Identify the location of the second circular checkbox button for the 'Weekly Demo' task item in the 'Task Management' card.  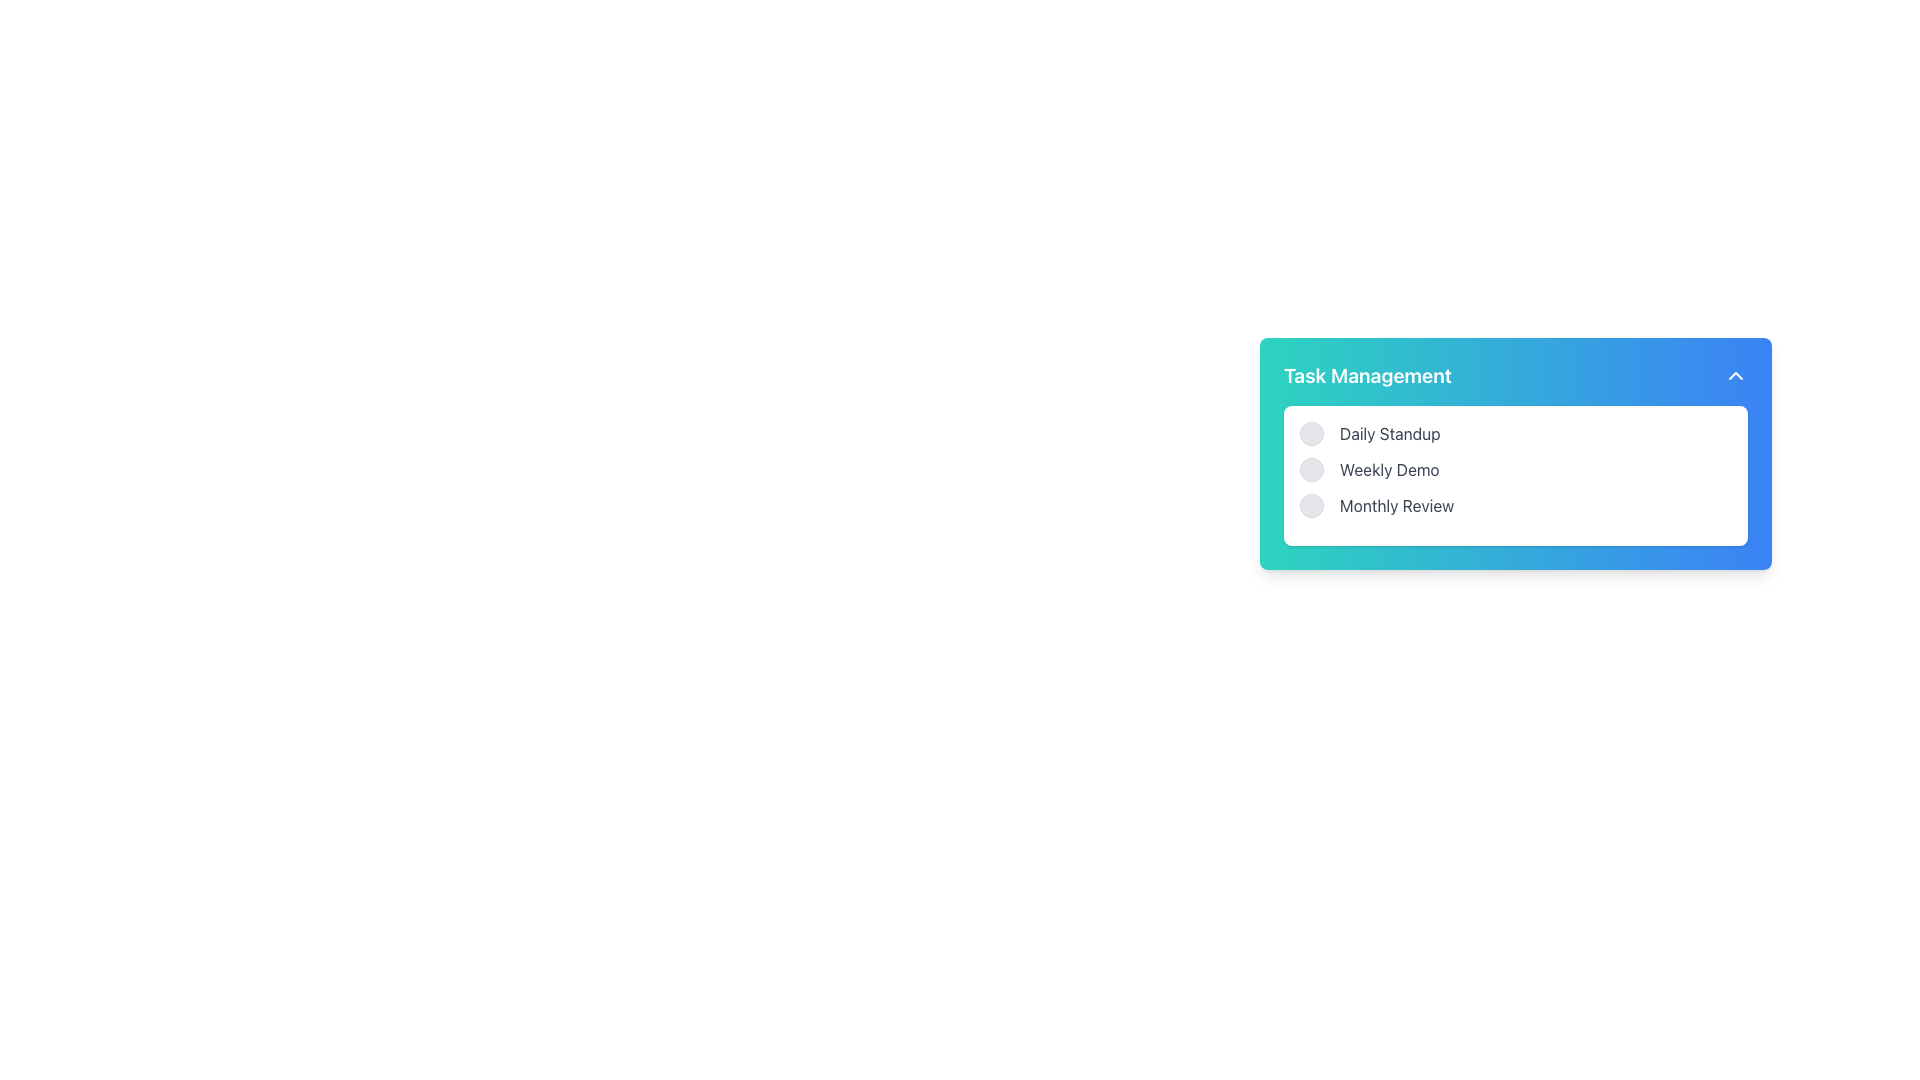
(1311, 470).